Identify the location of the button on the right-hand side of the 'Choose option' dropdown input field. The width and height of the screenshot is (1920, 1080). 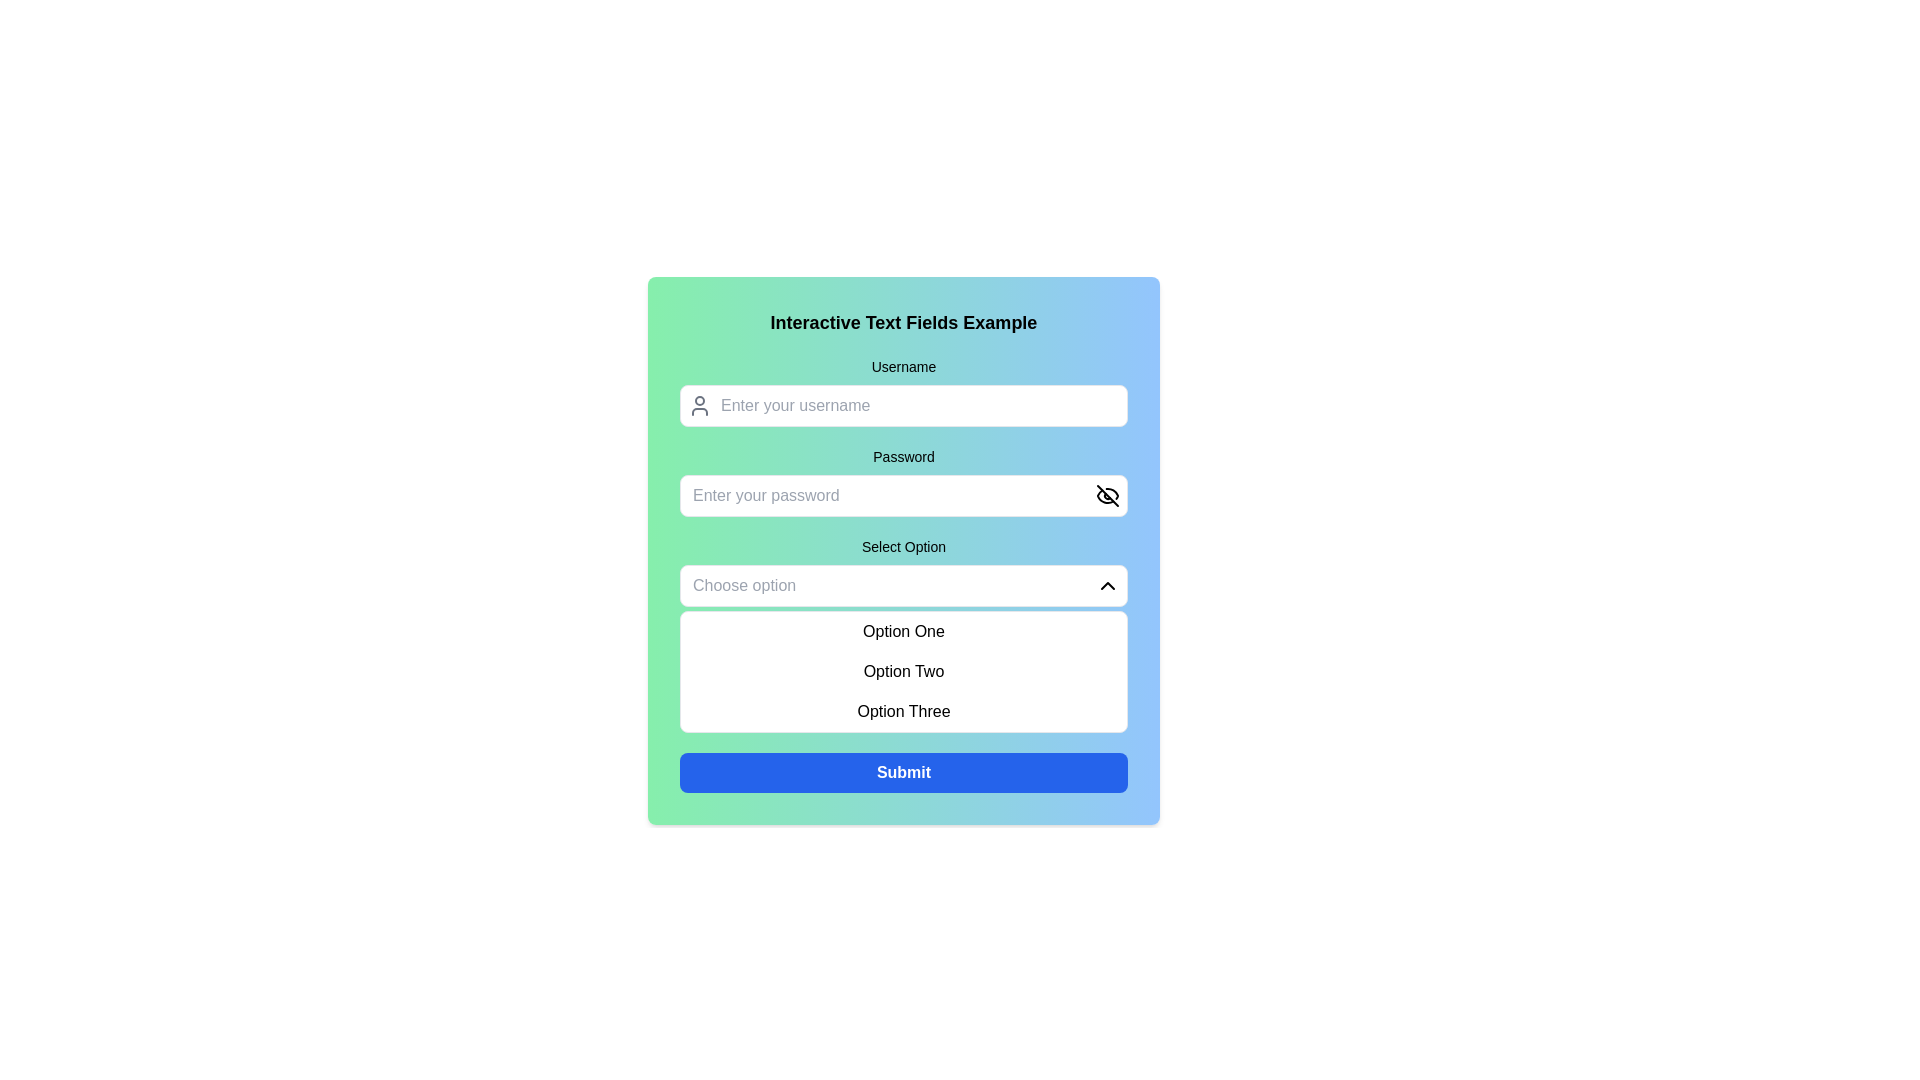
(1107, 585).